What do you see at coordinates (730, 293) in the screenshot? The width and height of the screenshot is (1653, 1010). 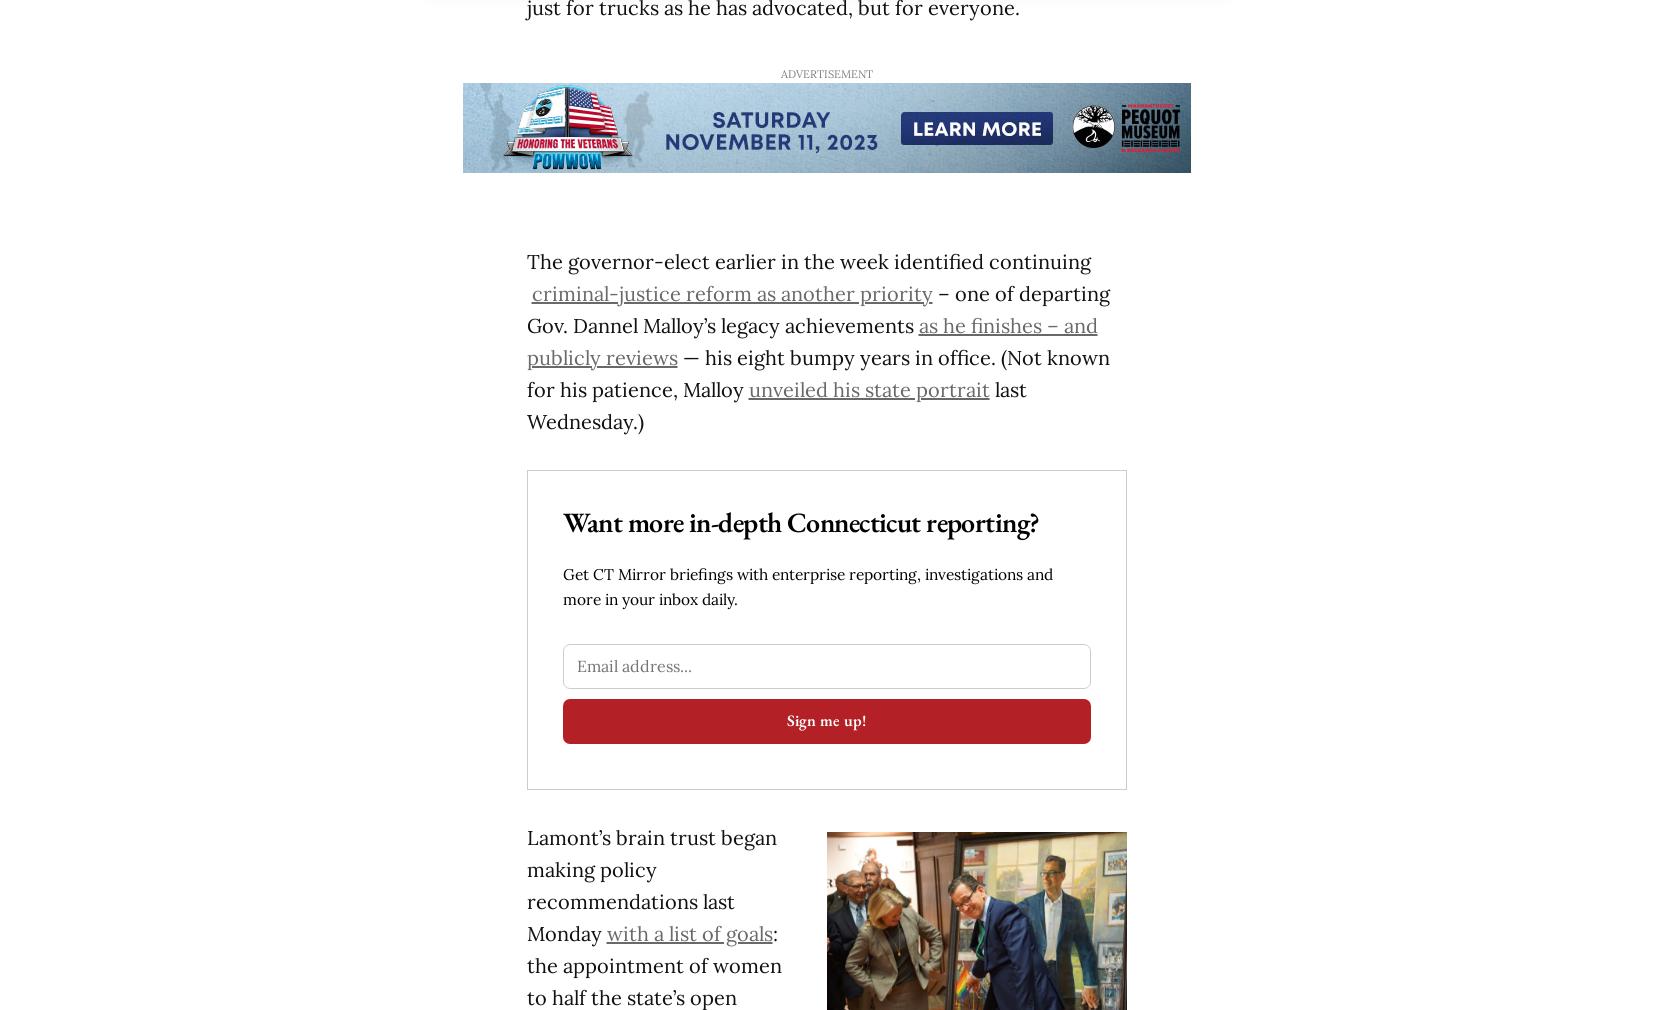 I see `'criminal-justice reform as another priority'` at bounding box center [730, 293].